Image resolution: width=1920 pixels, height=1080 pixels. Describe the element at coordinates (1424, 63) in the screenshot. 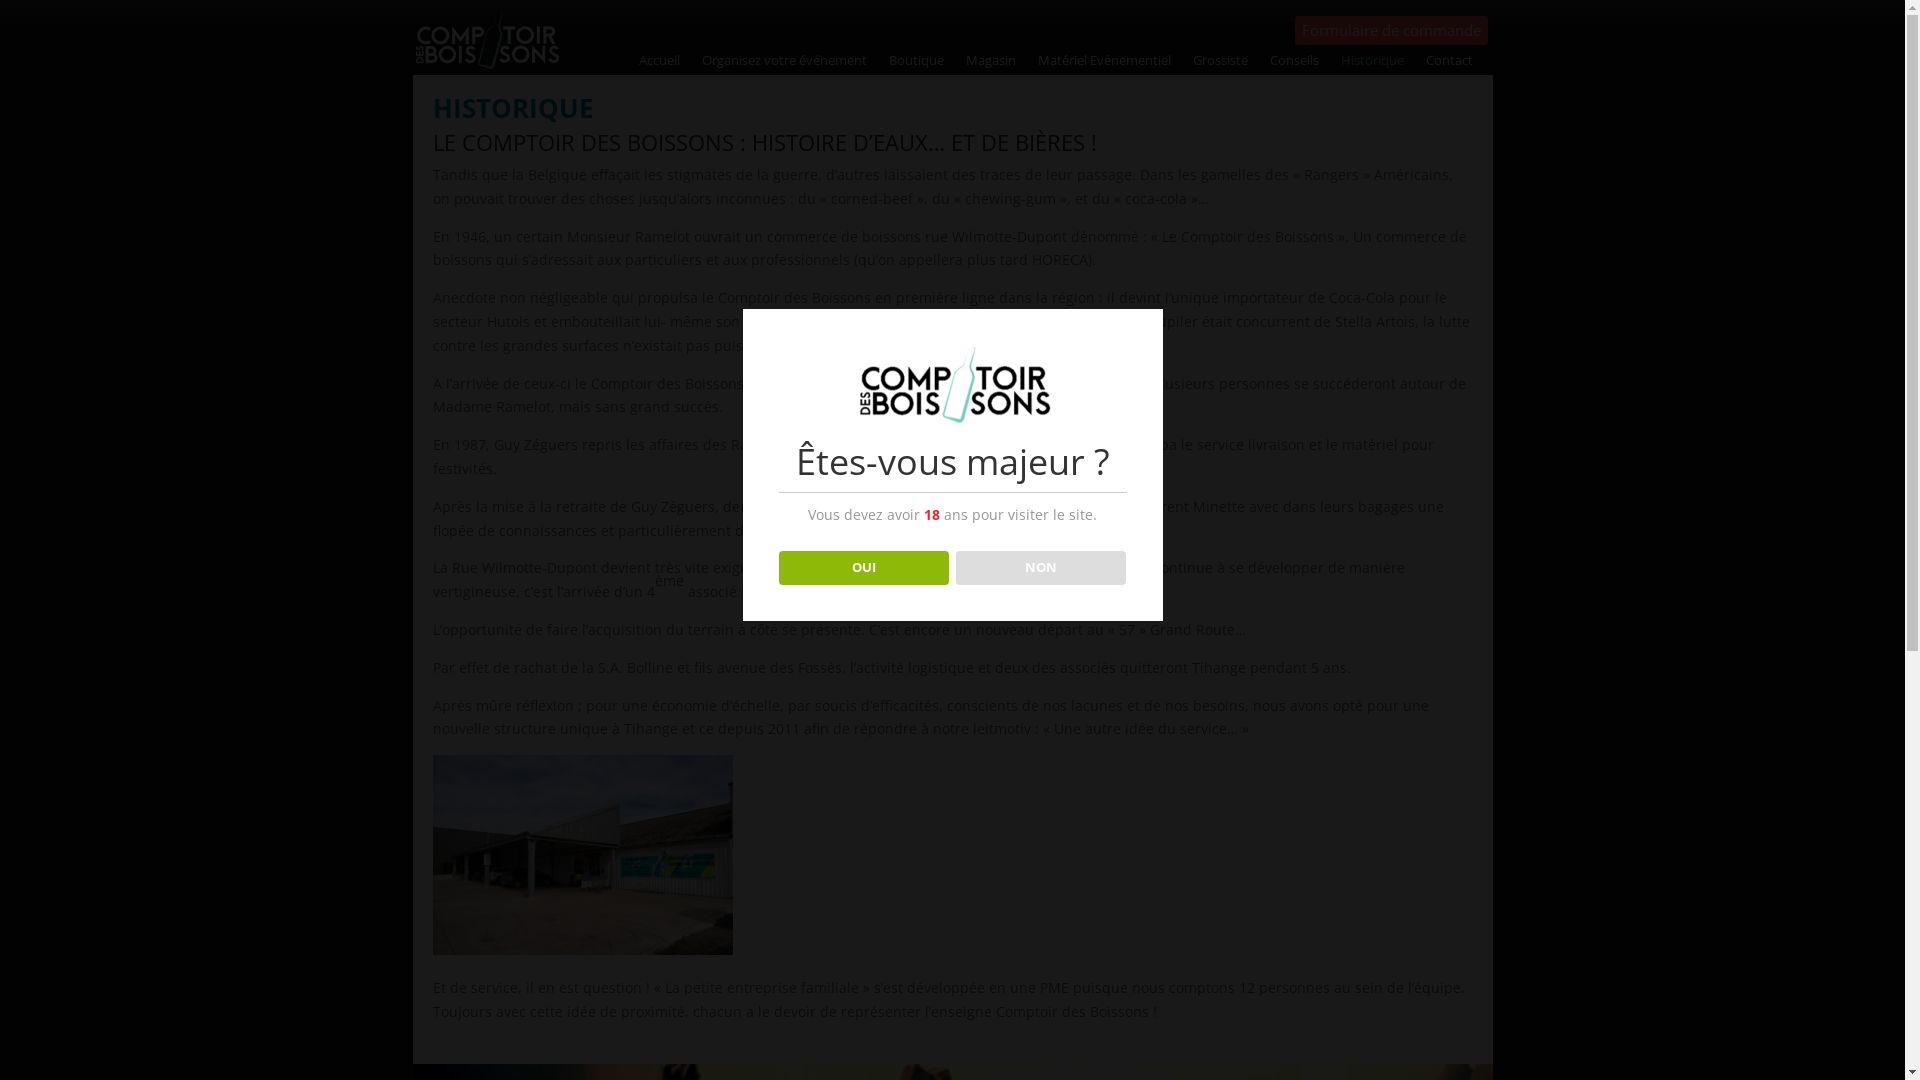

I see `'Contact'` at that location.